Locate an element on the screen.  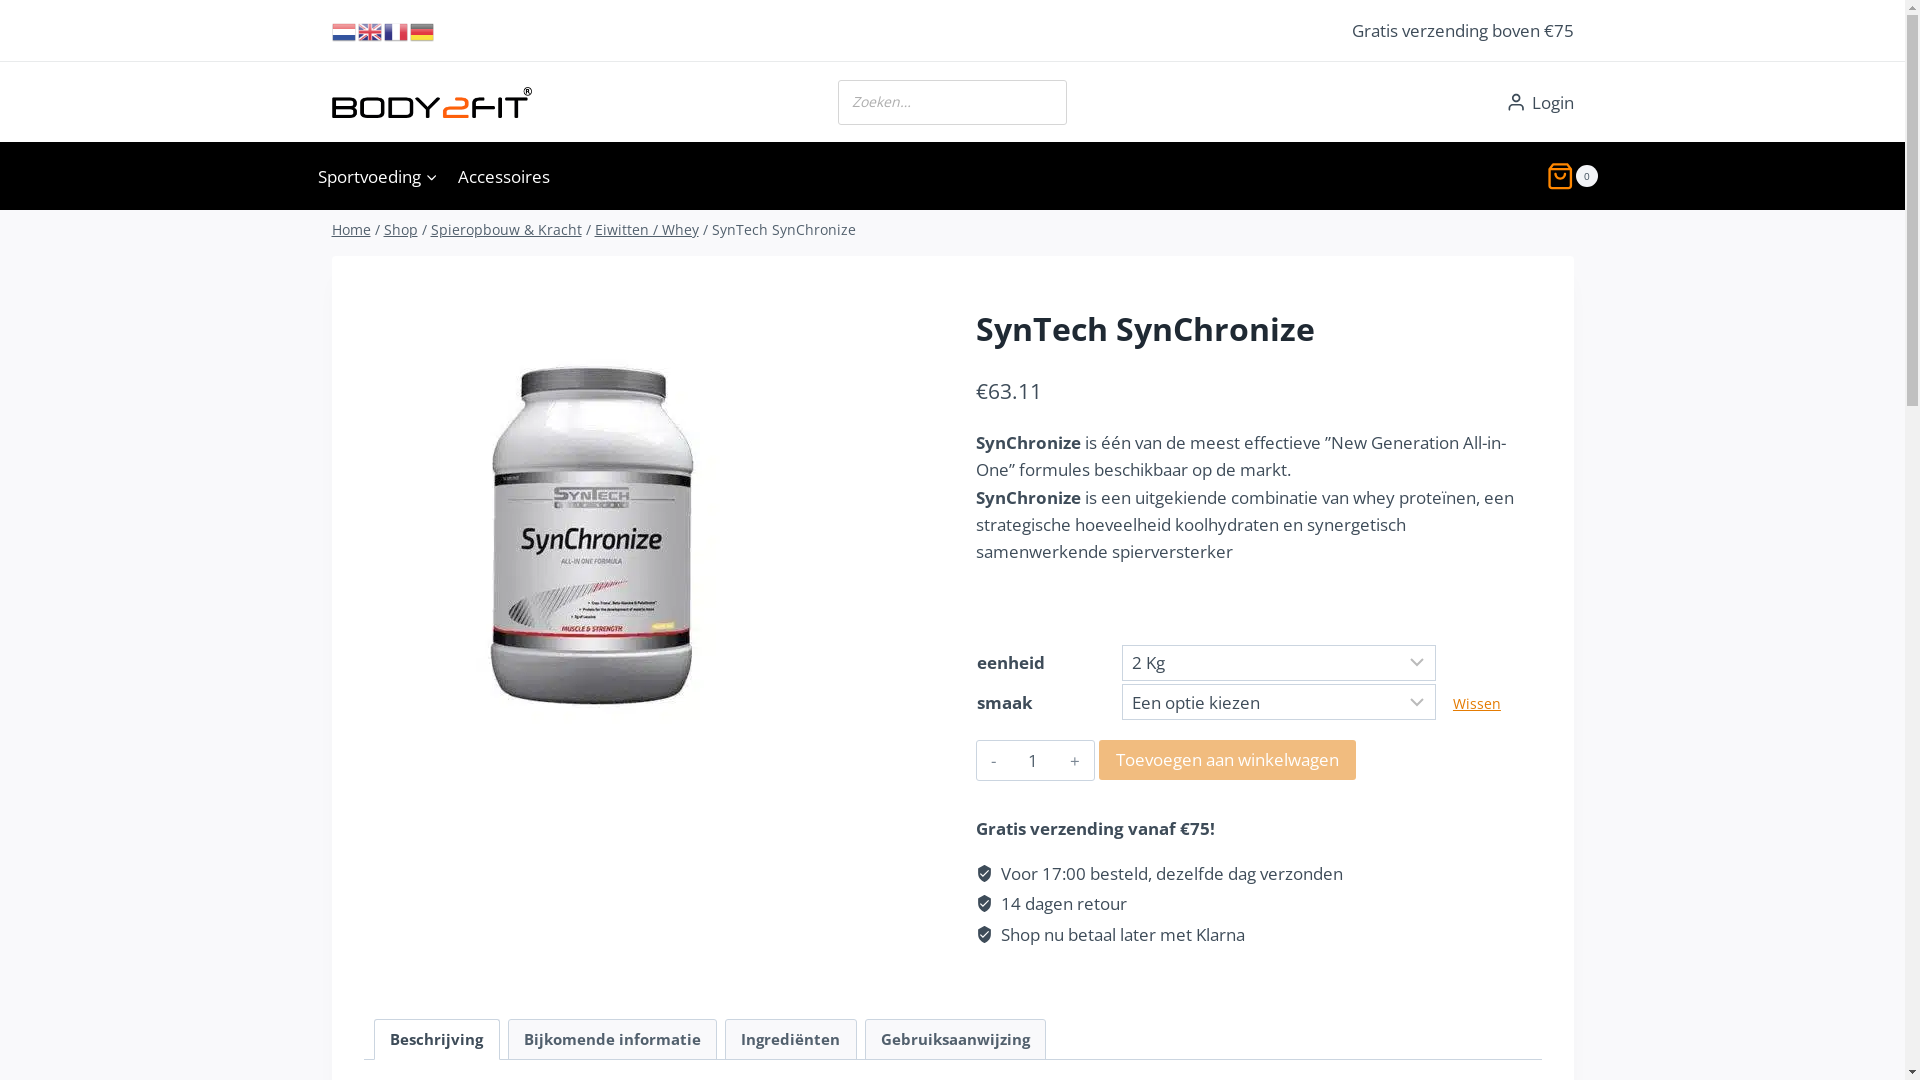
'English' is located at coordinates (370, 30).